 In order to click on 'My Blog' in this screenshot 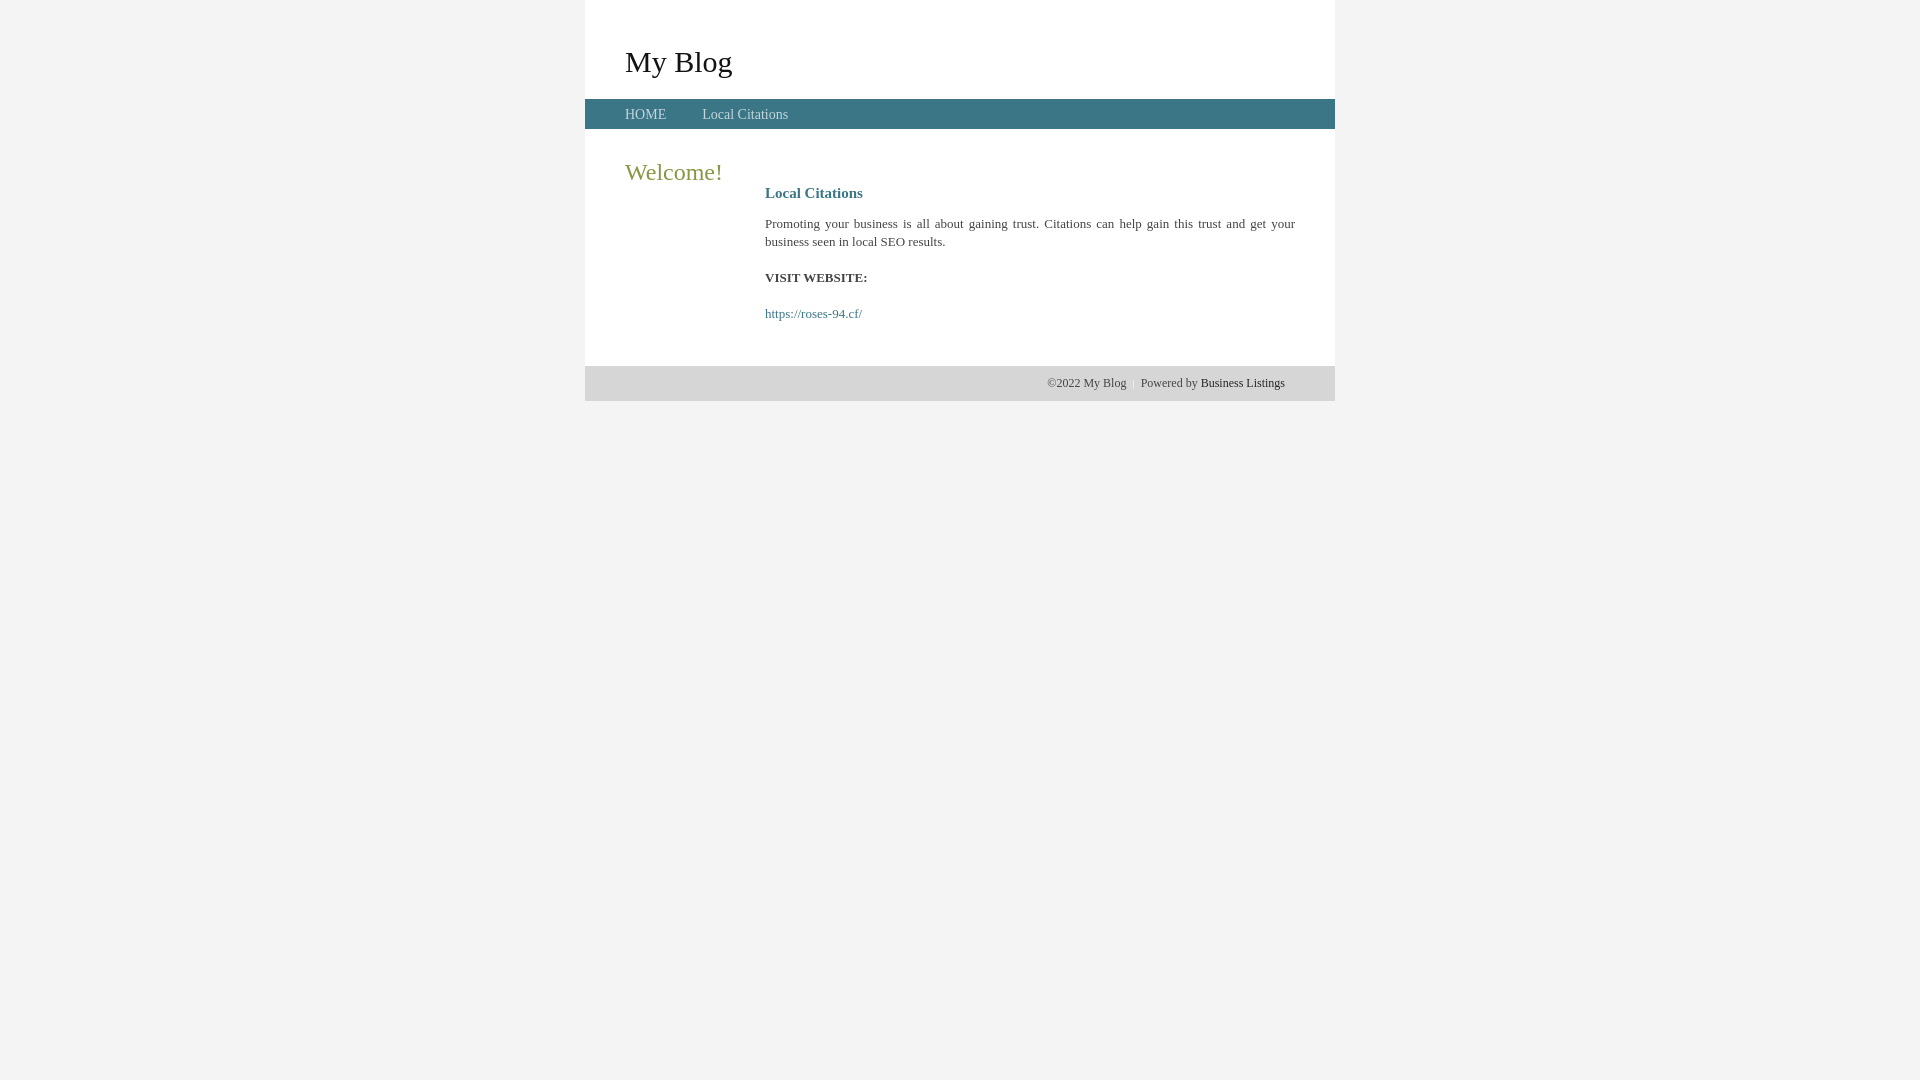, I will do `click(678, 60)`.